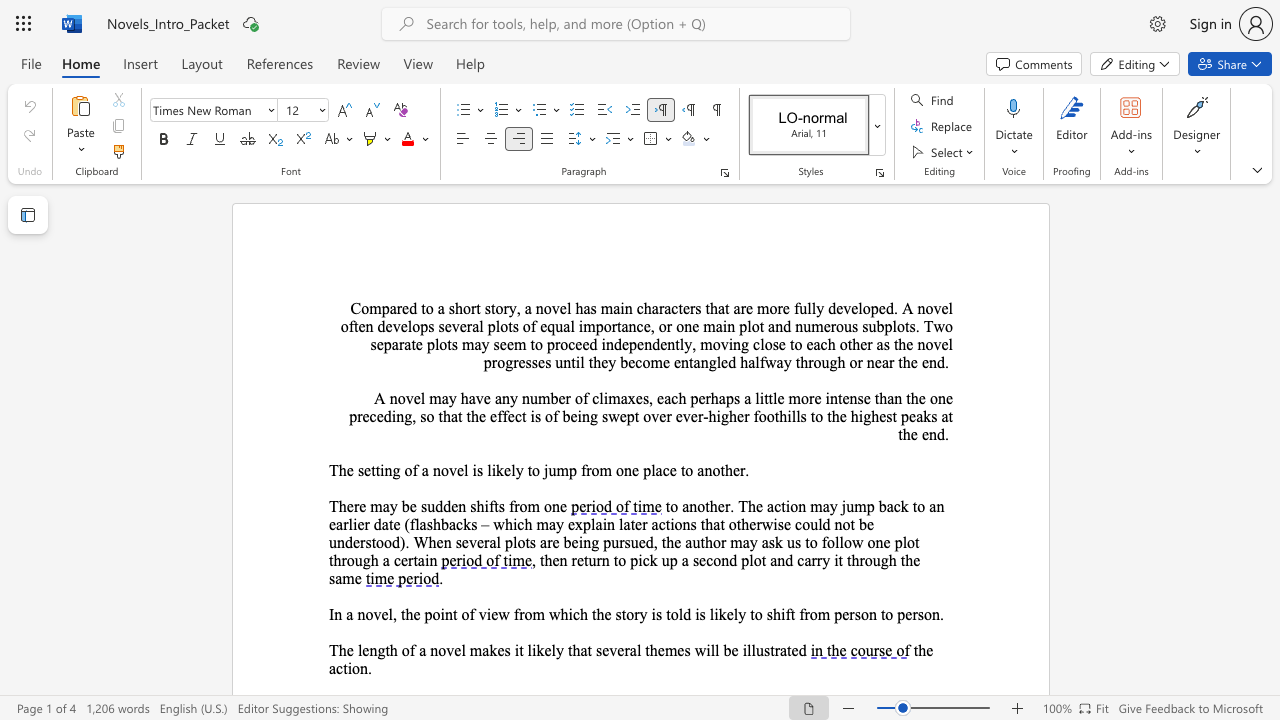 Image resolution: width=1280 pixels, height=720 pixels. Describe the element at coordinates (383, 343) in the screenshot. I see `the subset text "parate plots may s" within the text "subplots. Two separate plots may seem to"` at that location.